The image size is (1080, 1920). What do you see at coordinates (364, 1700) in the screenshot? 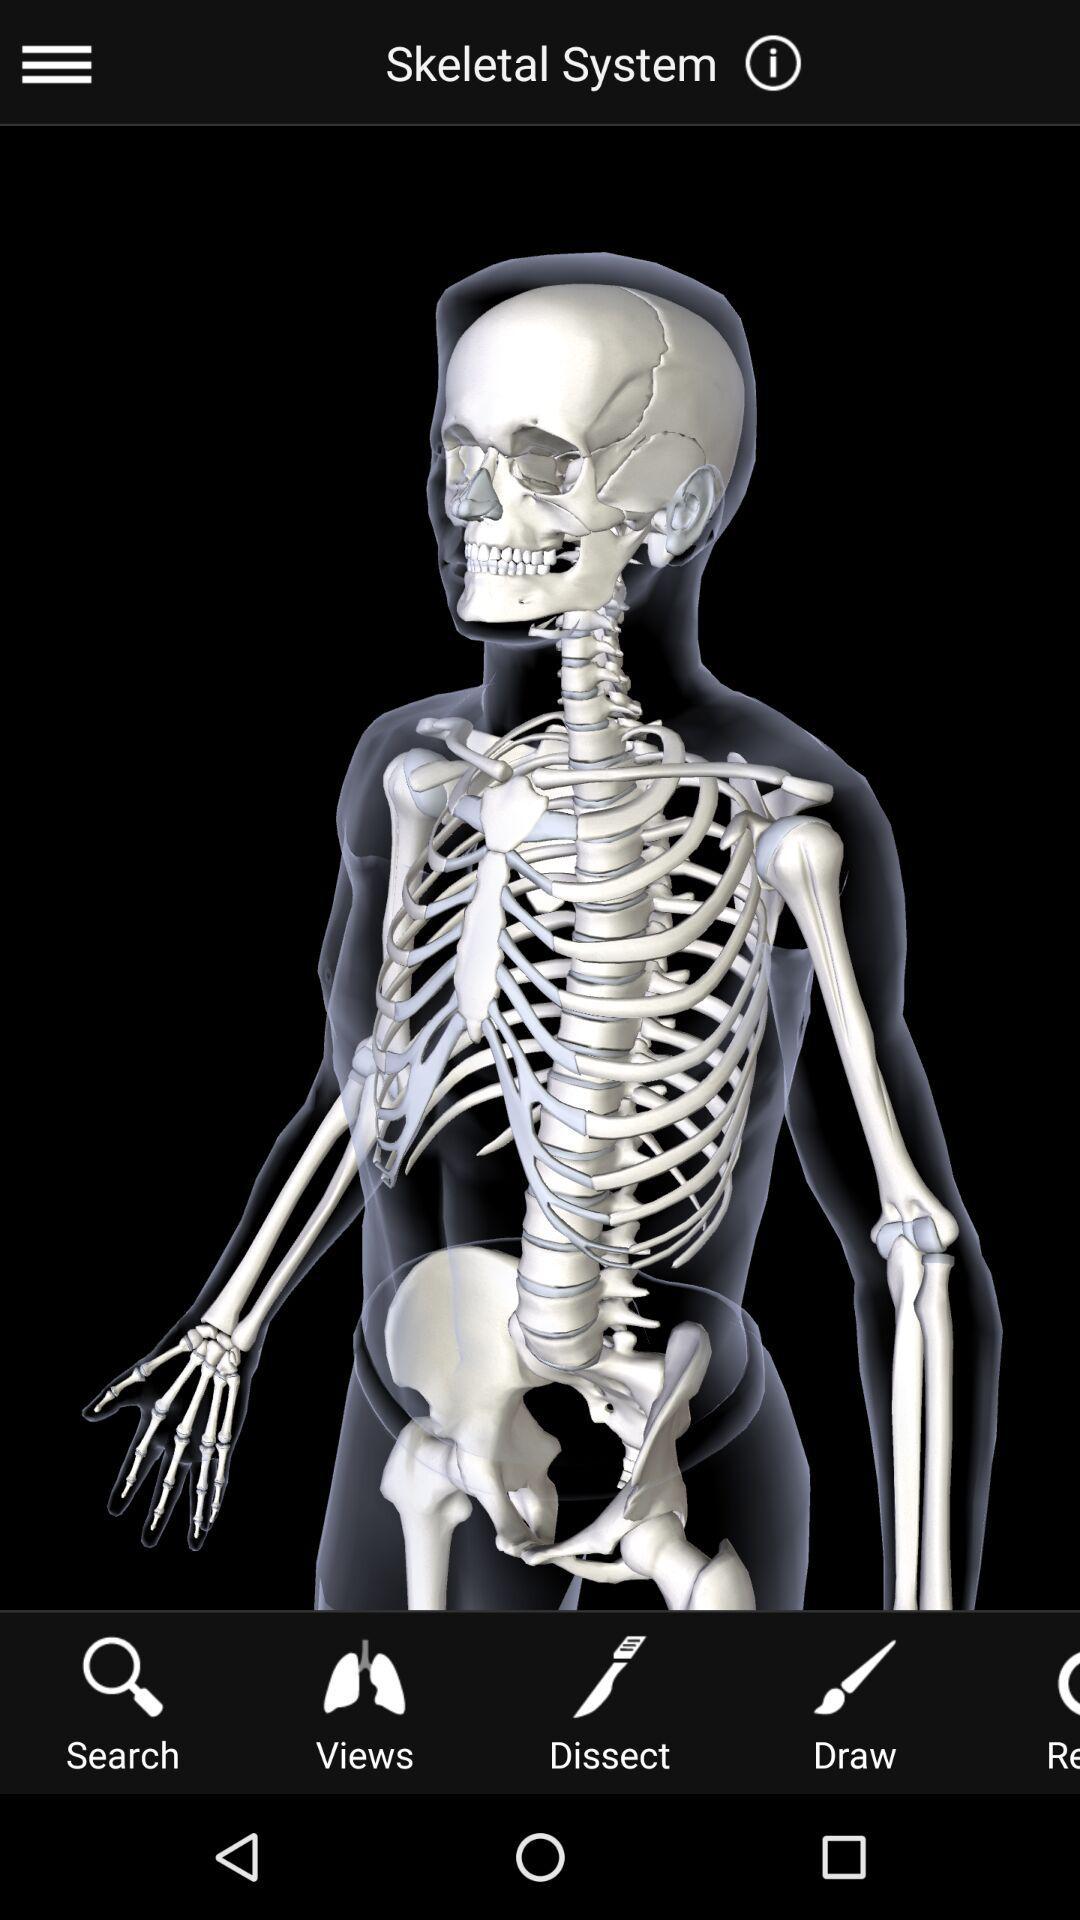
I see `item next to the dissect icon` at bounding box center [364, 1700].